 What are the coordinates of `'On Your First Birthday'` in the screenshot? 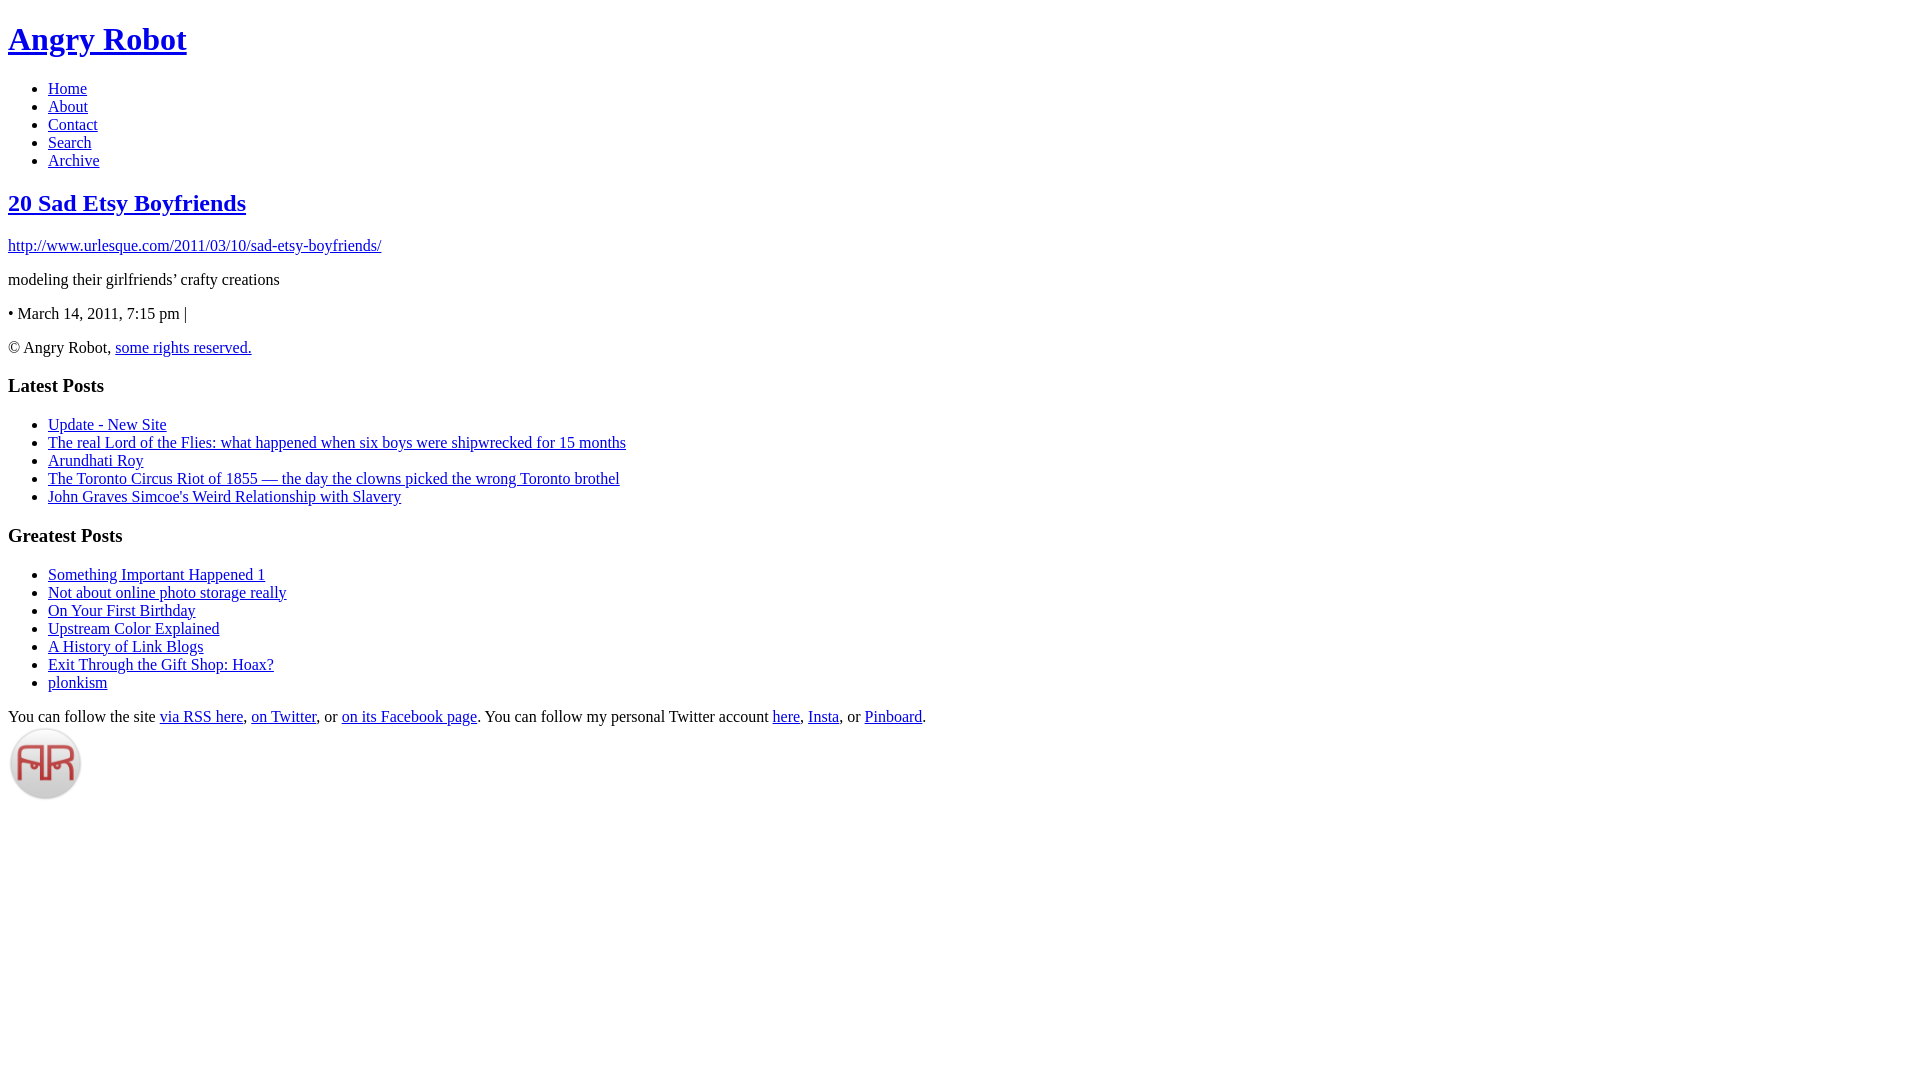 It's located at (120, 609).